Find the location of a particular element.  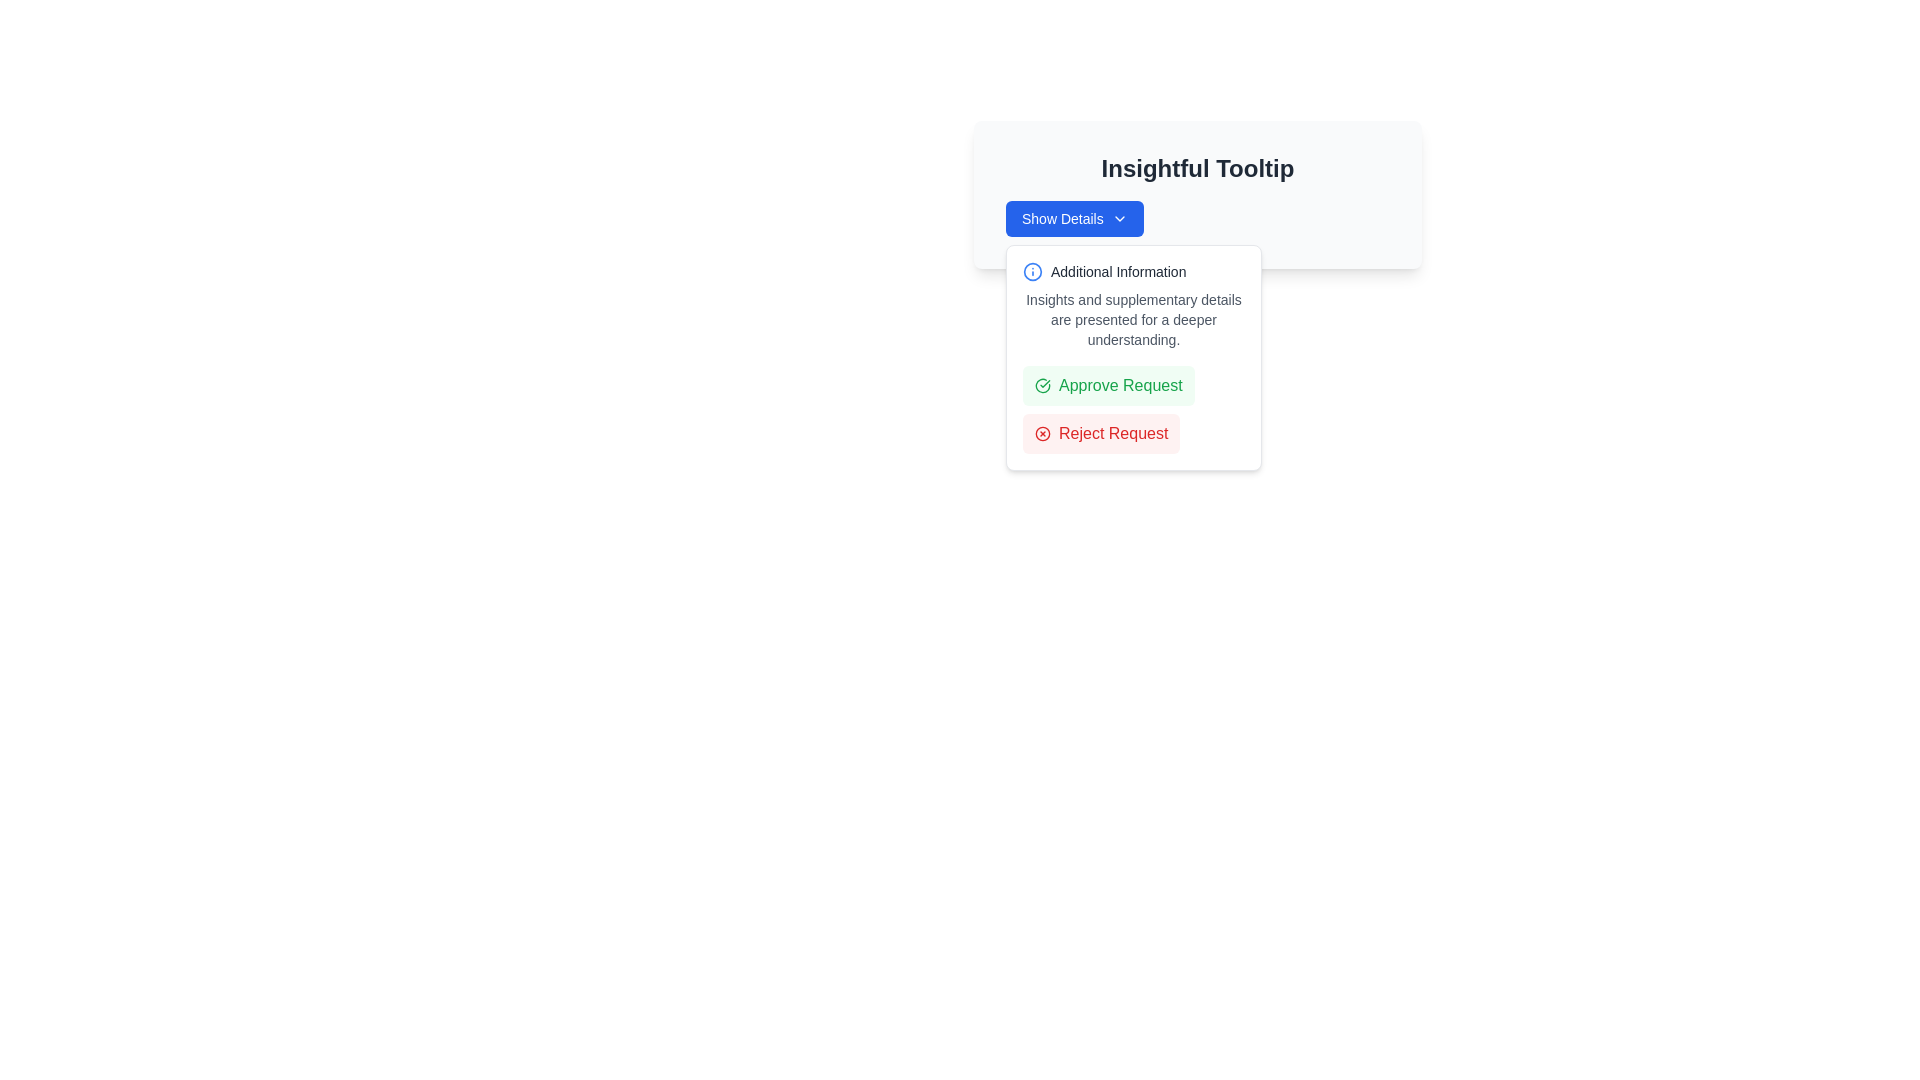

the blue circle icon with the letter 'i' in the 'Additional Information' text display is located at coordinates (1133, 272).